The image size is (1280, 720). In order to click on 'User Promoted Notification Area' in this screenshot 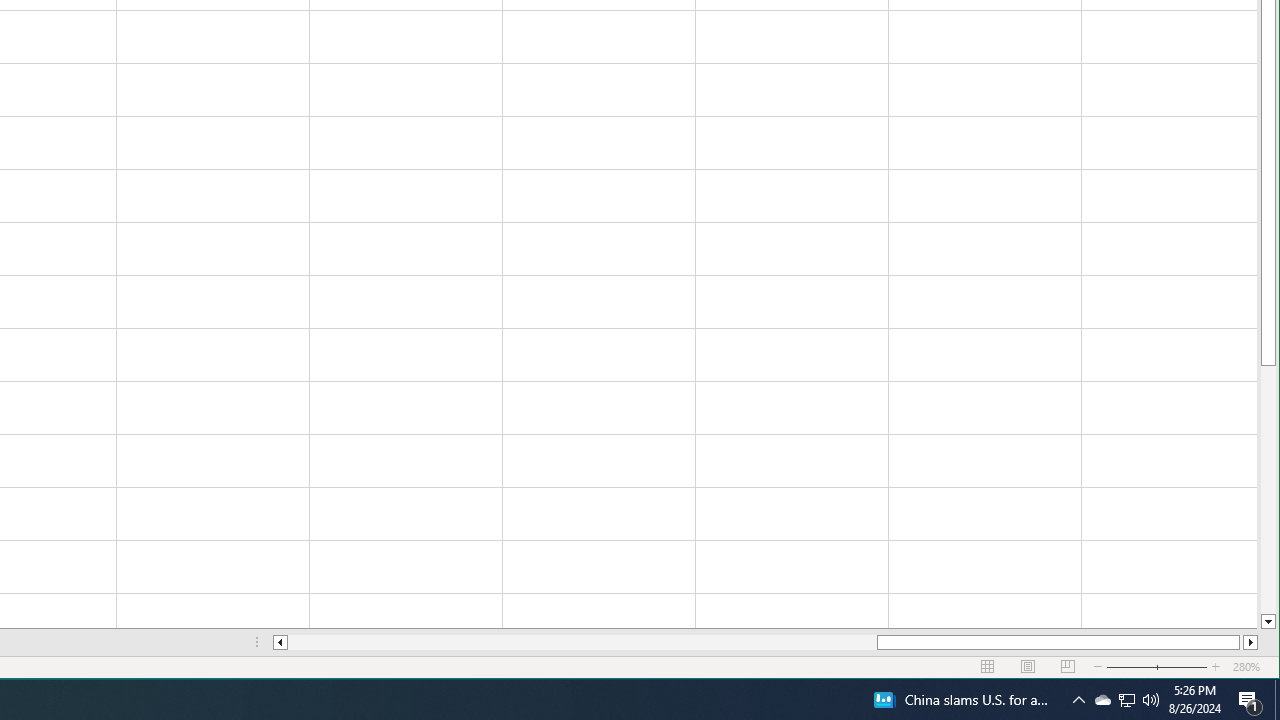, I will do `click(1101, 698)`.